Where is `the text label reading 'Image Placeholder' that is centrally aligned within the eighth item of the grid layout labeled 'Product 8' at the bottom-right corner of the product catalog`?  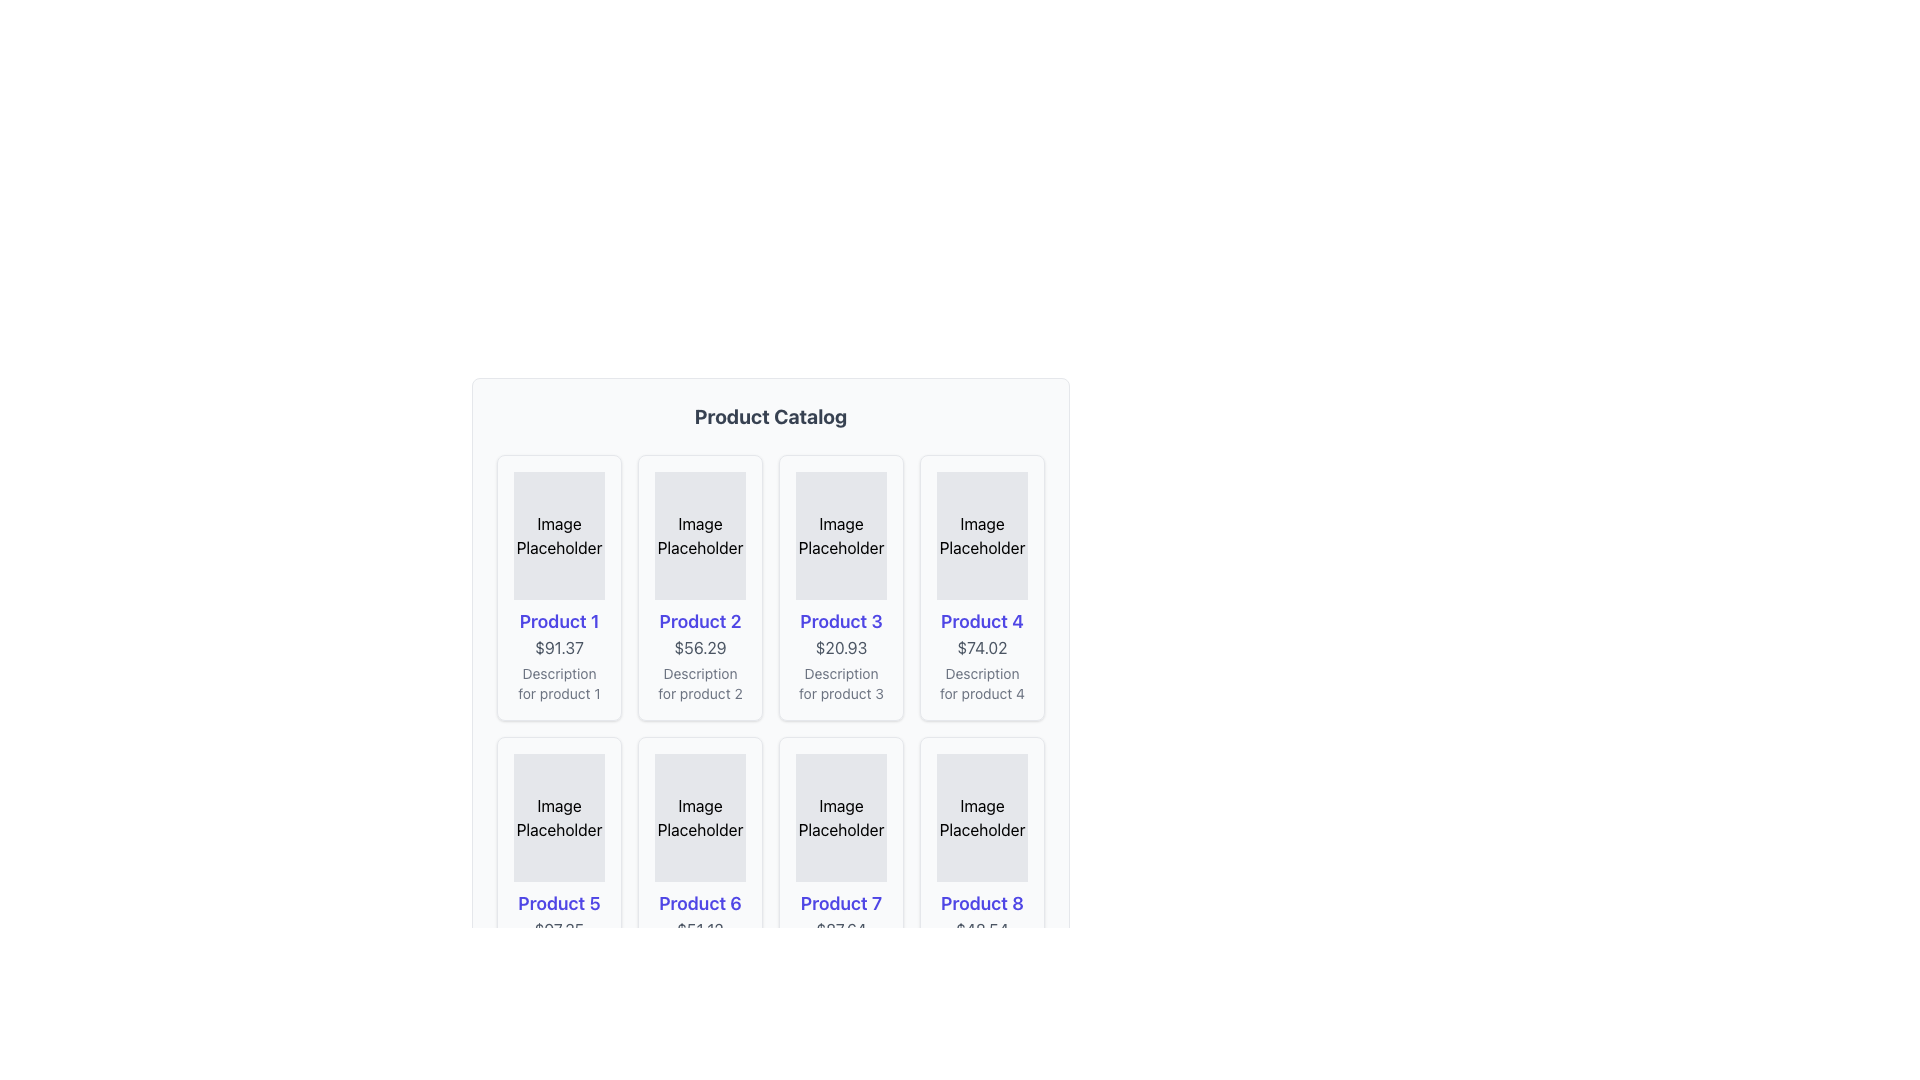 the text label reading 'Image Placeholder' that is centrally aligned within the eighth item of the grid layout labeled 'Product 8' at the bottom-right corner of the product catalog is located at coordinates (982, 817).